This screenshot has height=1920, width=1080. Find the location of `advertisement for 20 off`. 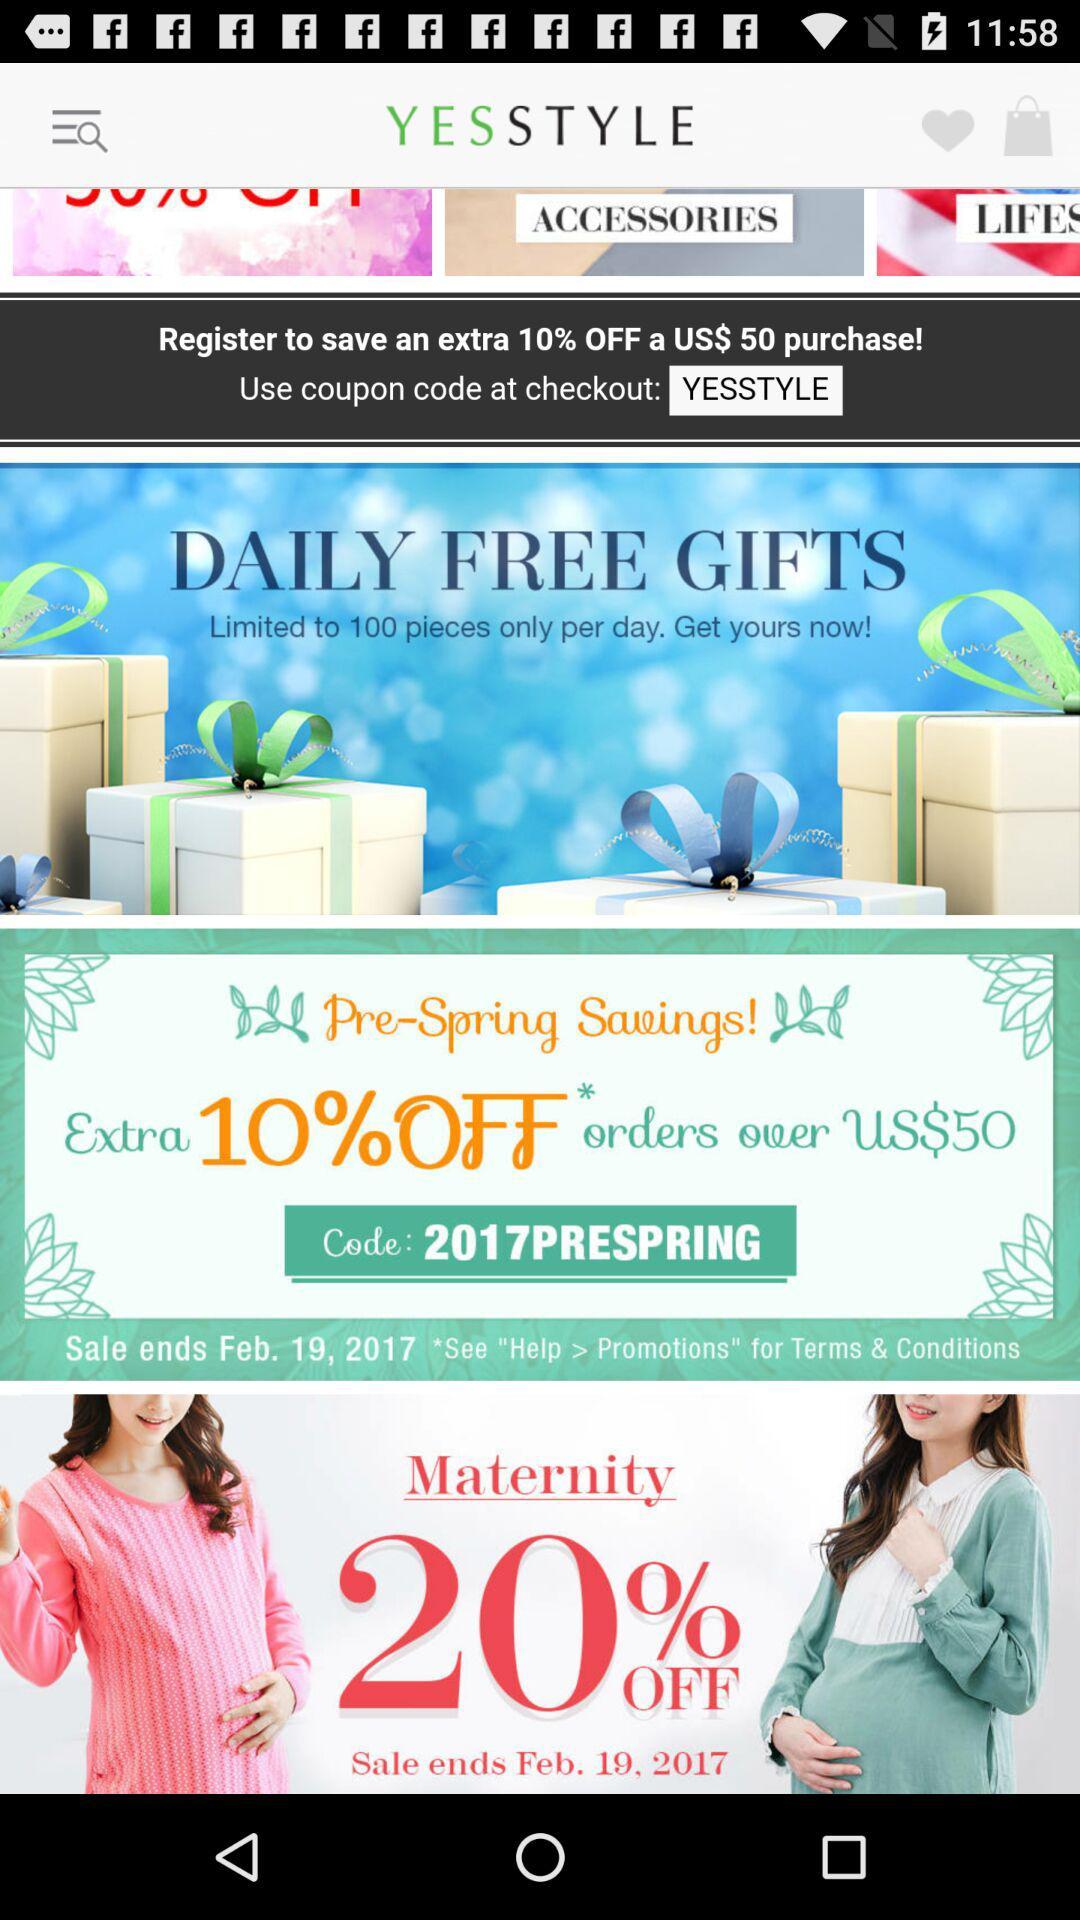

advertisement for 20 off is located at coordinates (540, 1593).